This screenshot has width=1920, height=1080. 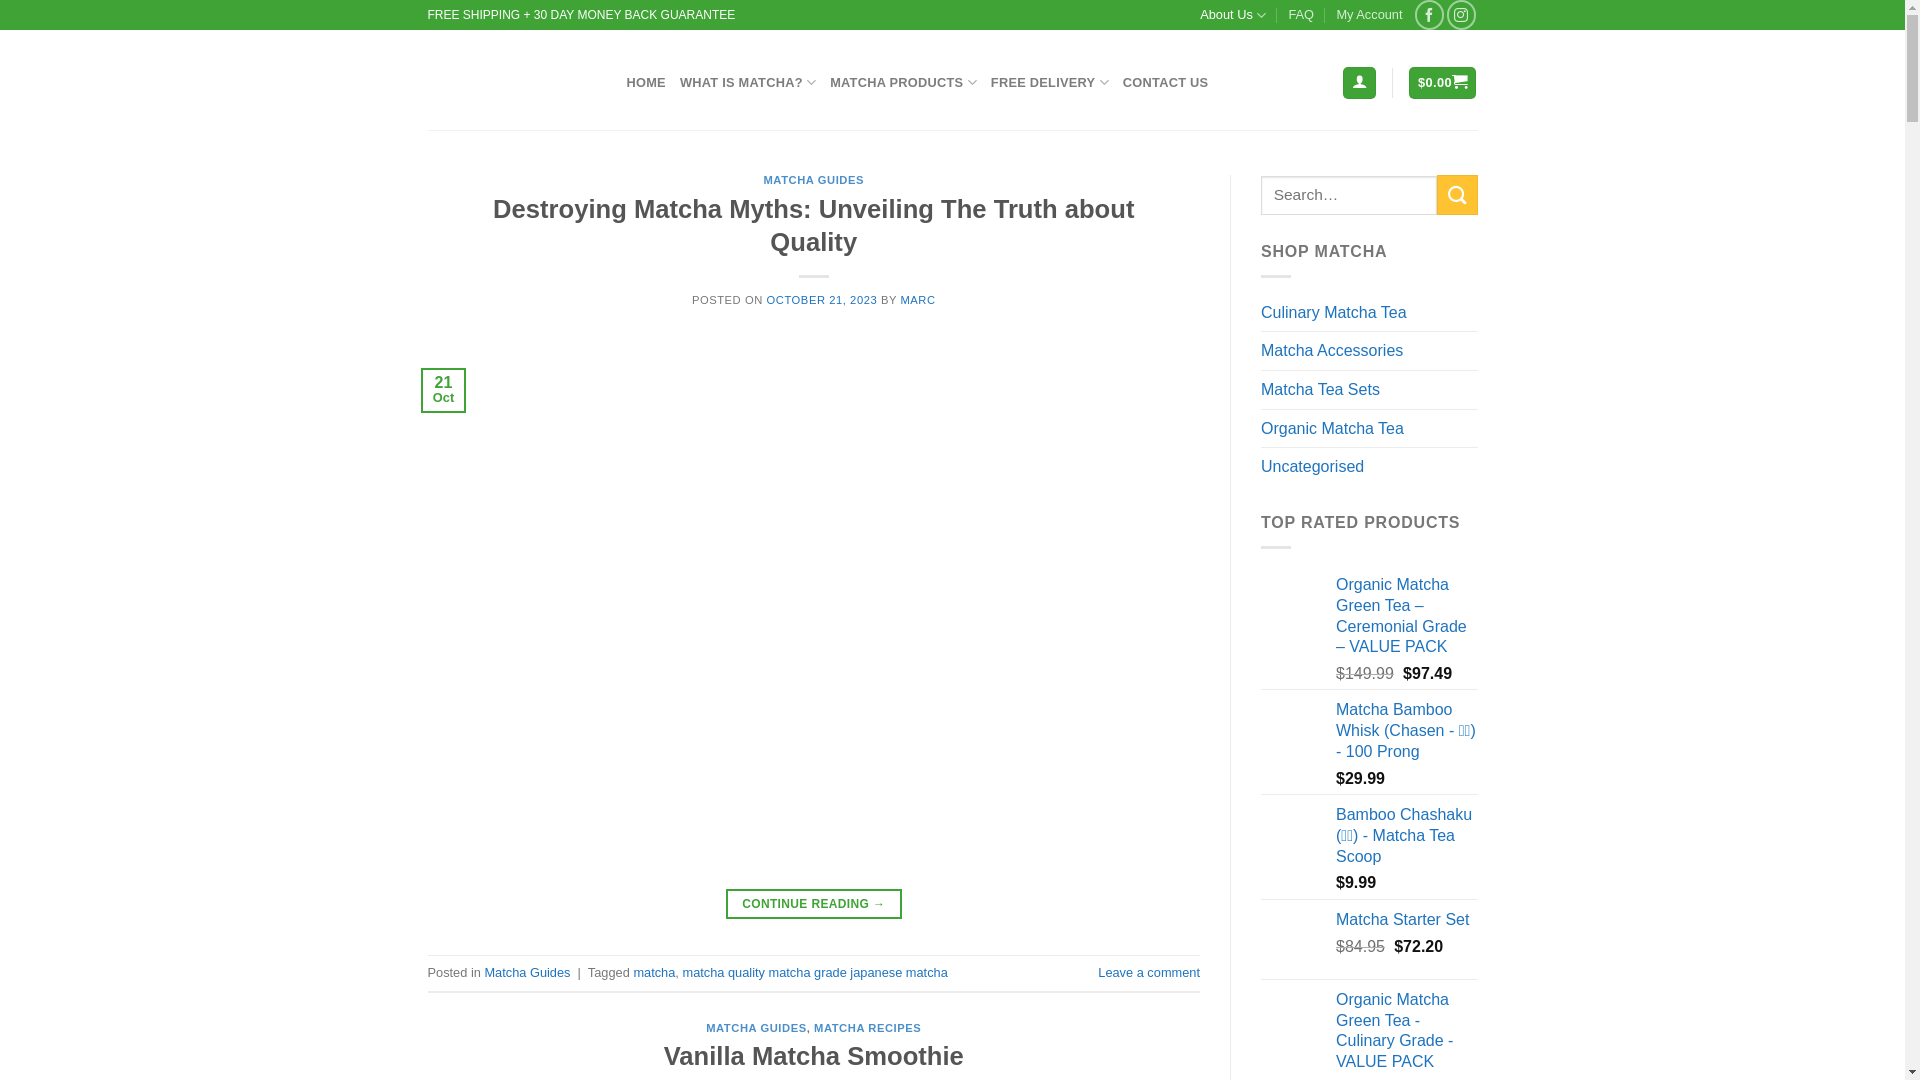 I want to click on 'Matcha Accessories', so click(x=1368, y=350).